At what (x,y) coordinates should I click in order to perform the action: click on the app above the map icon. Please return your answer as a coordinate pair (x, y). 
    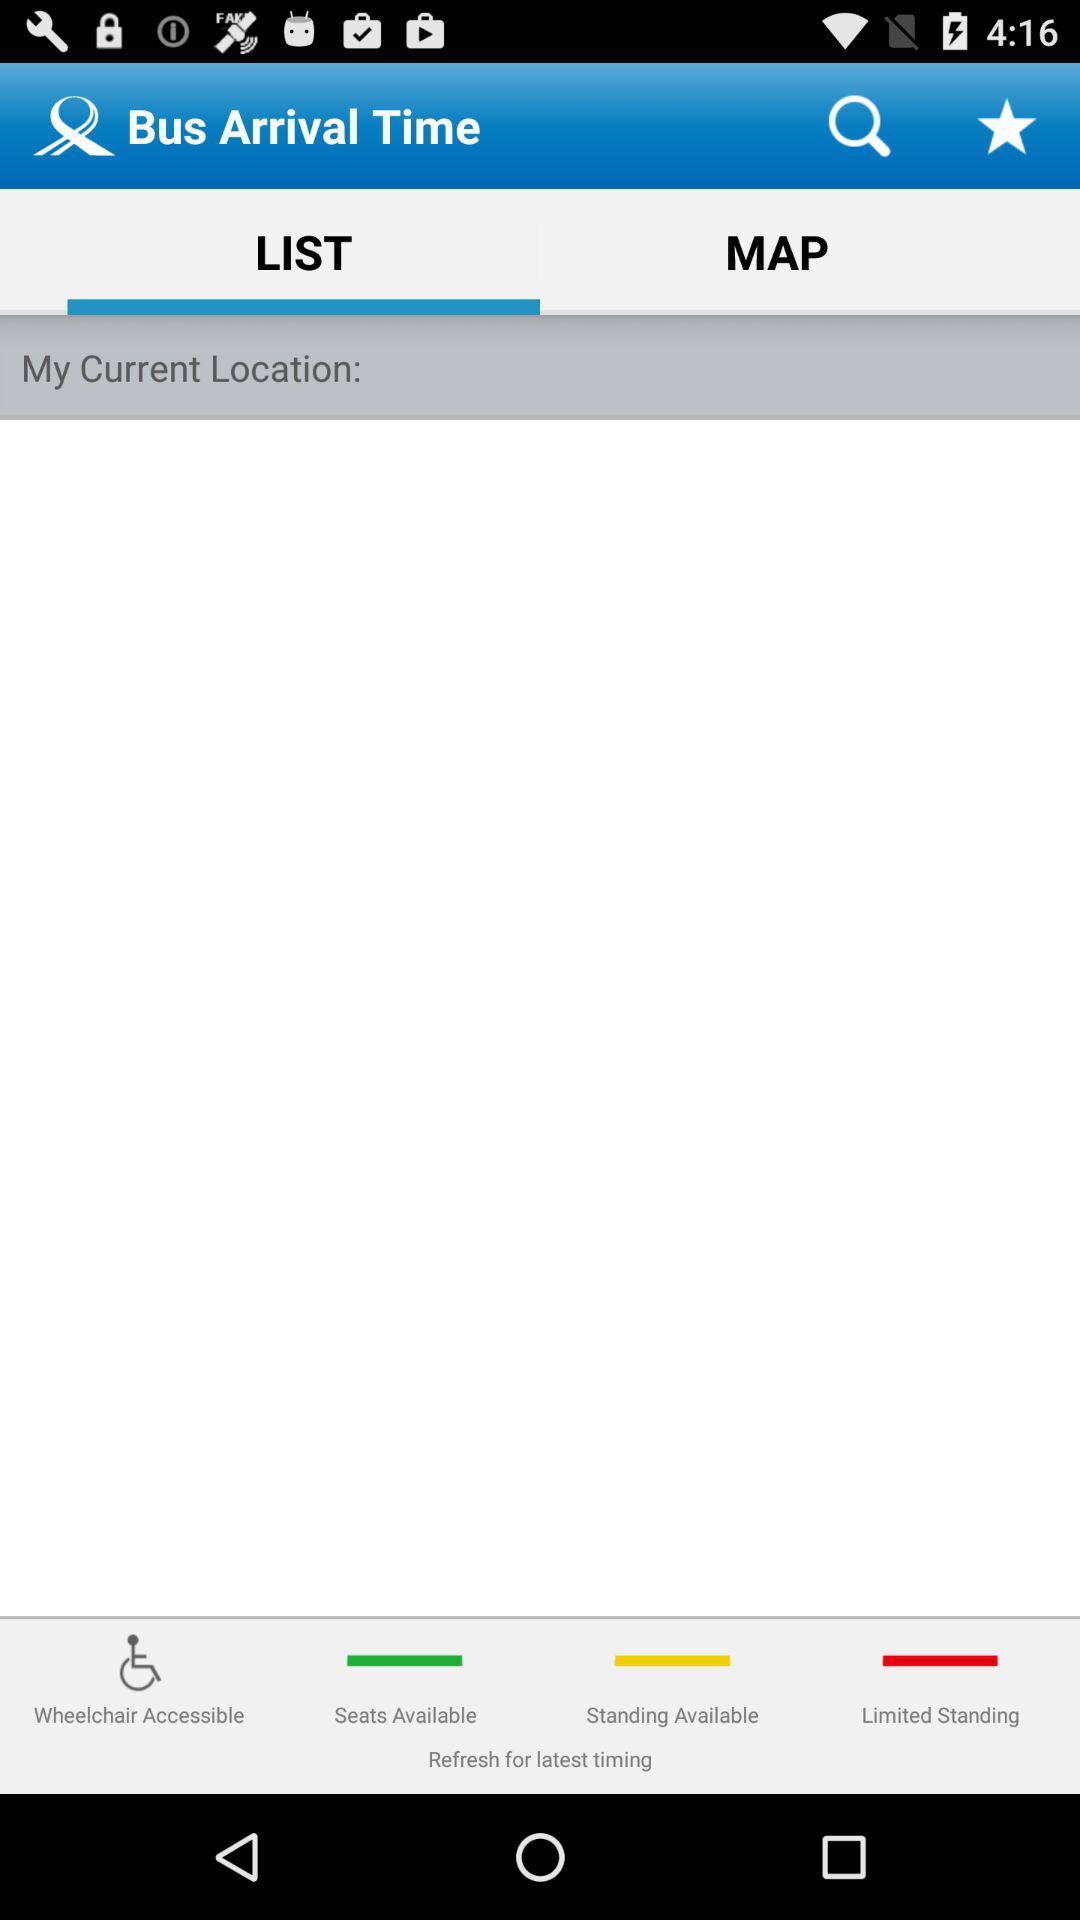
    Looking at the image, I should click on (858, 124).